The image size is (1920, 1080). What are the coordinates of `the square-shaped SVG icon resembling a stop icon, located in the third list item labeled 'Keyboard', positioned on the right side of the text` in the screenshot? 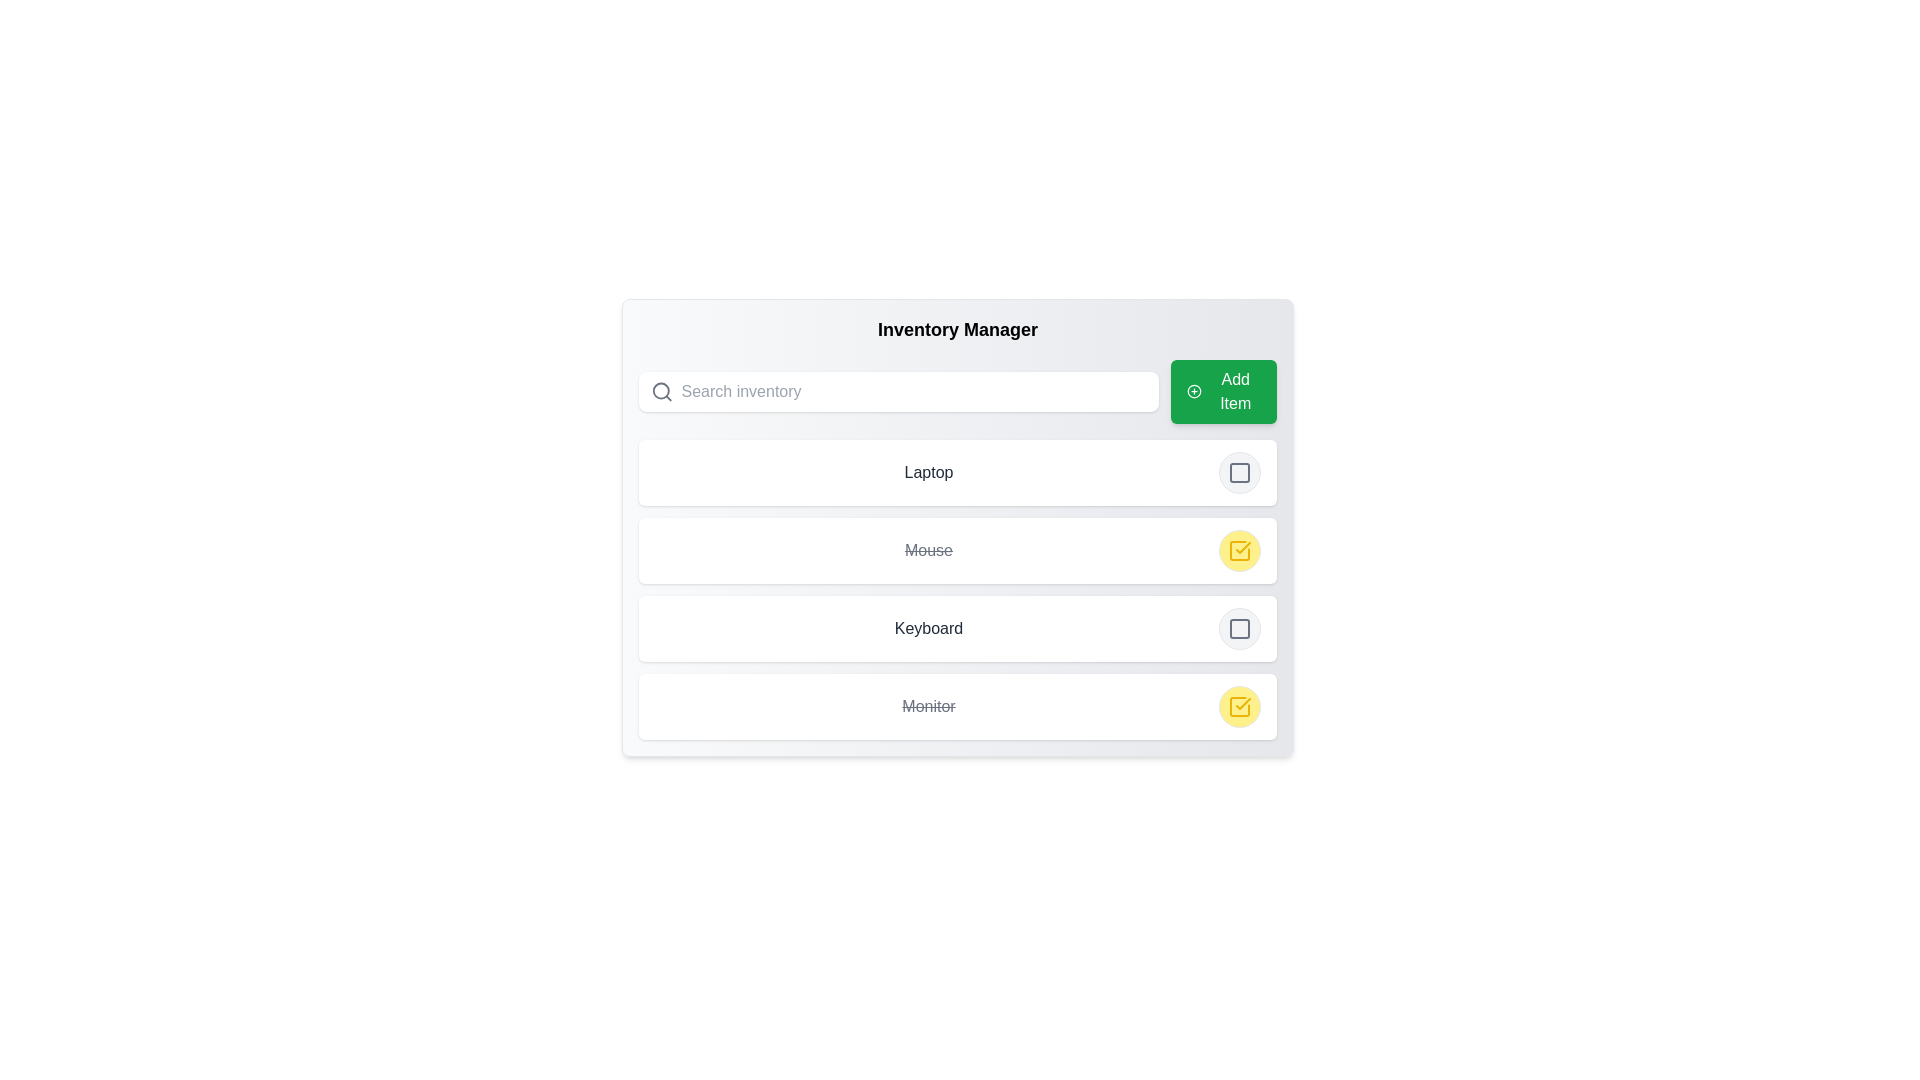 It's located at (1238, 627).